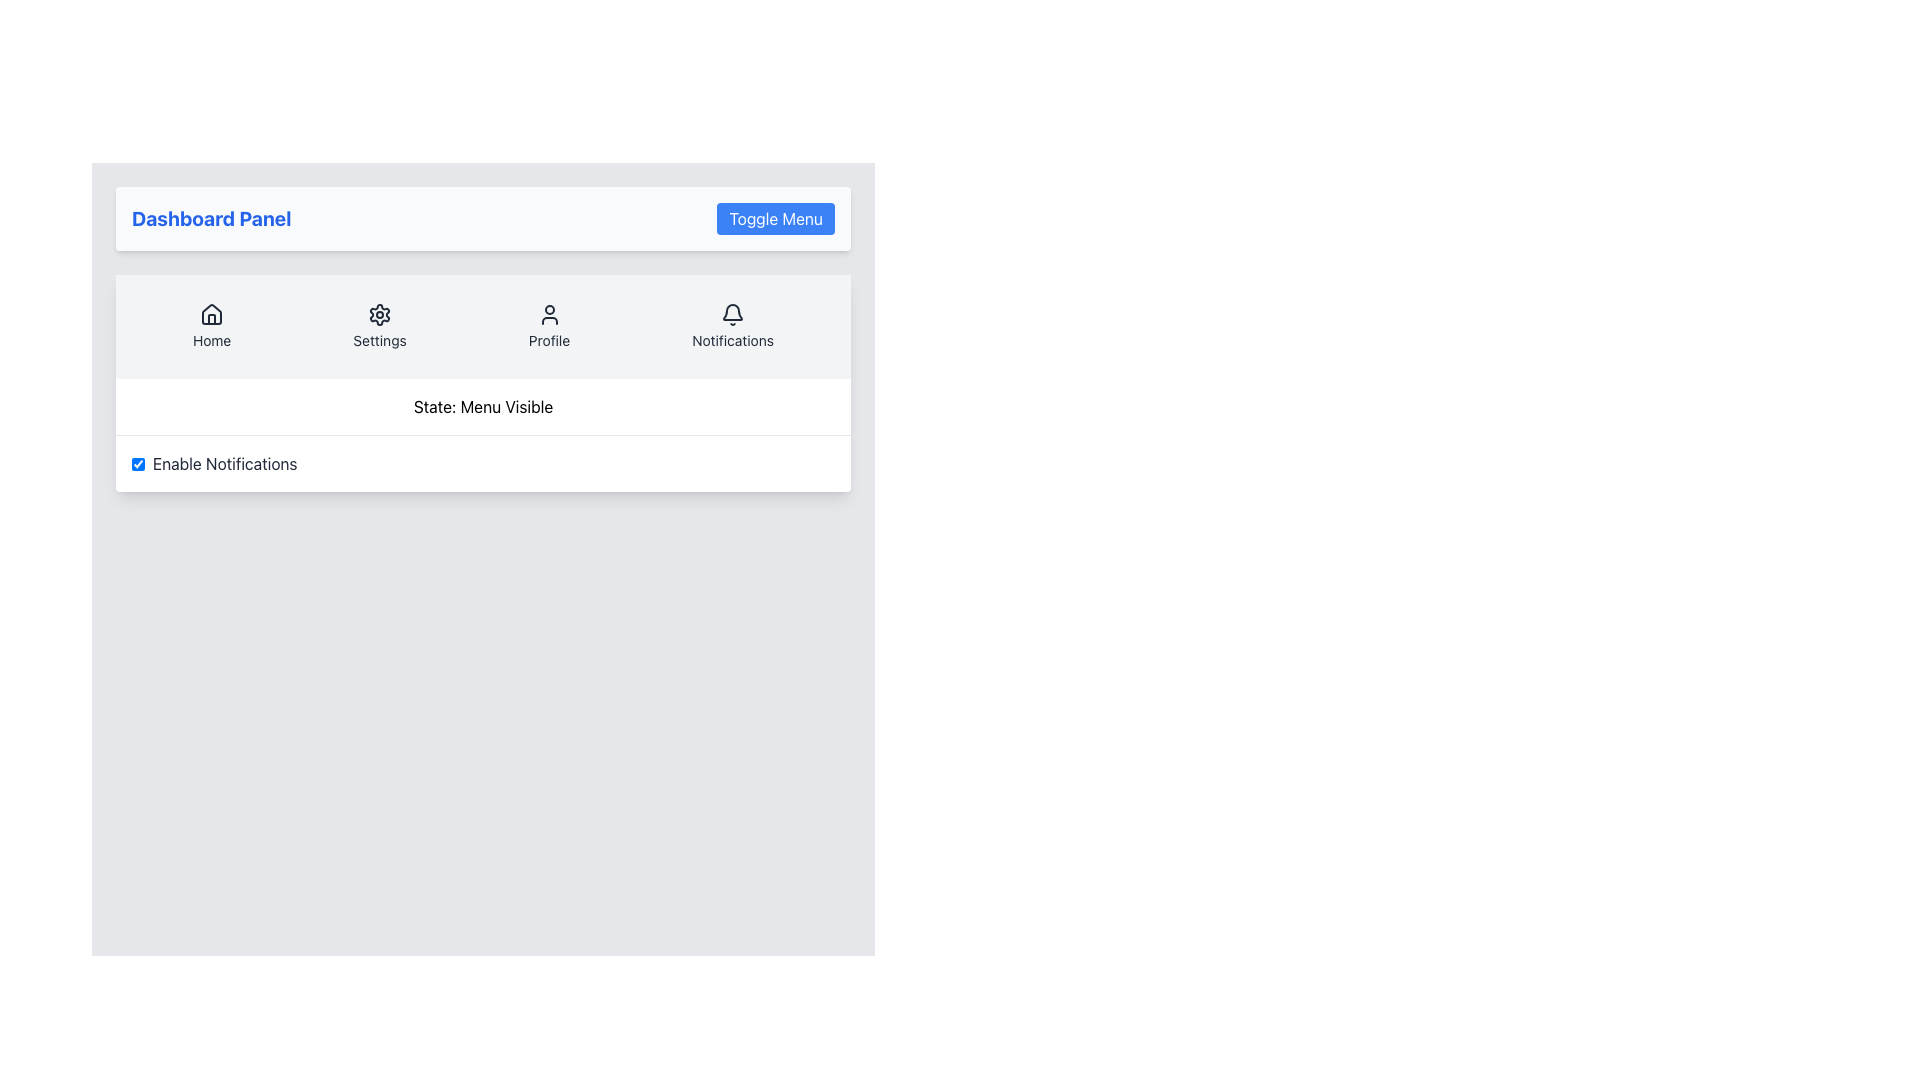 The image size is (1920, 1080). Describe the element at coordinates (212, 315) in the screenshot. I see `the 'Home' icon located in the first position from the left in the menu bar, which is above the text label 'Home' and part of the navigation section` at that location.